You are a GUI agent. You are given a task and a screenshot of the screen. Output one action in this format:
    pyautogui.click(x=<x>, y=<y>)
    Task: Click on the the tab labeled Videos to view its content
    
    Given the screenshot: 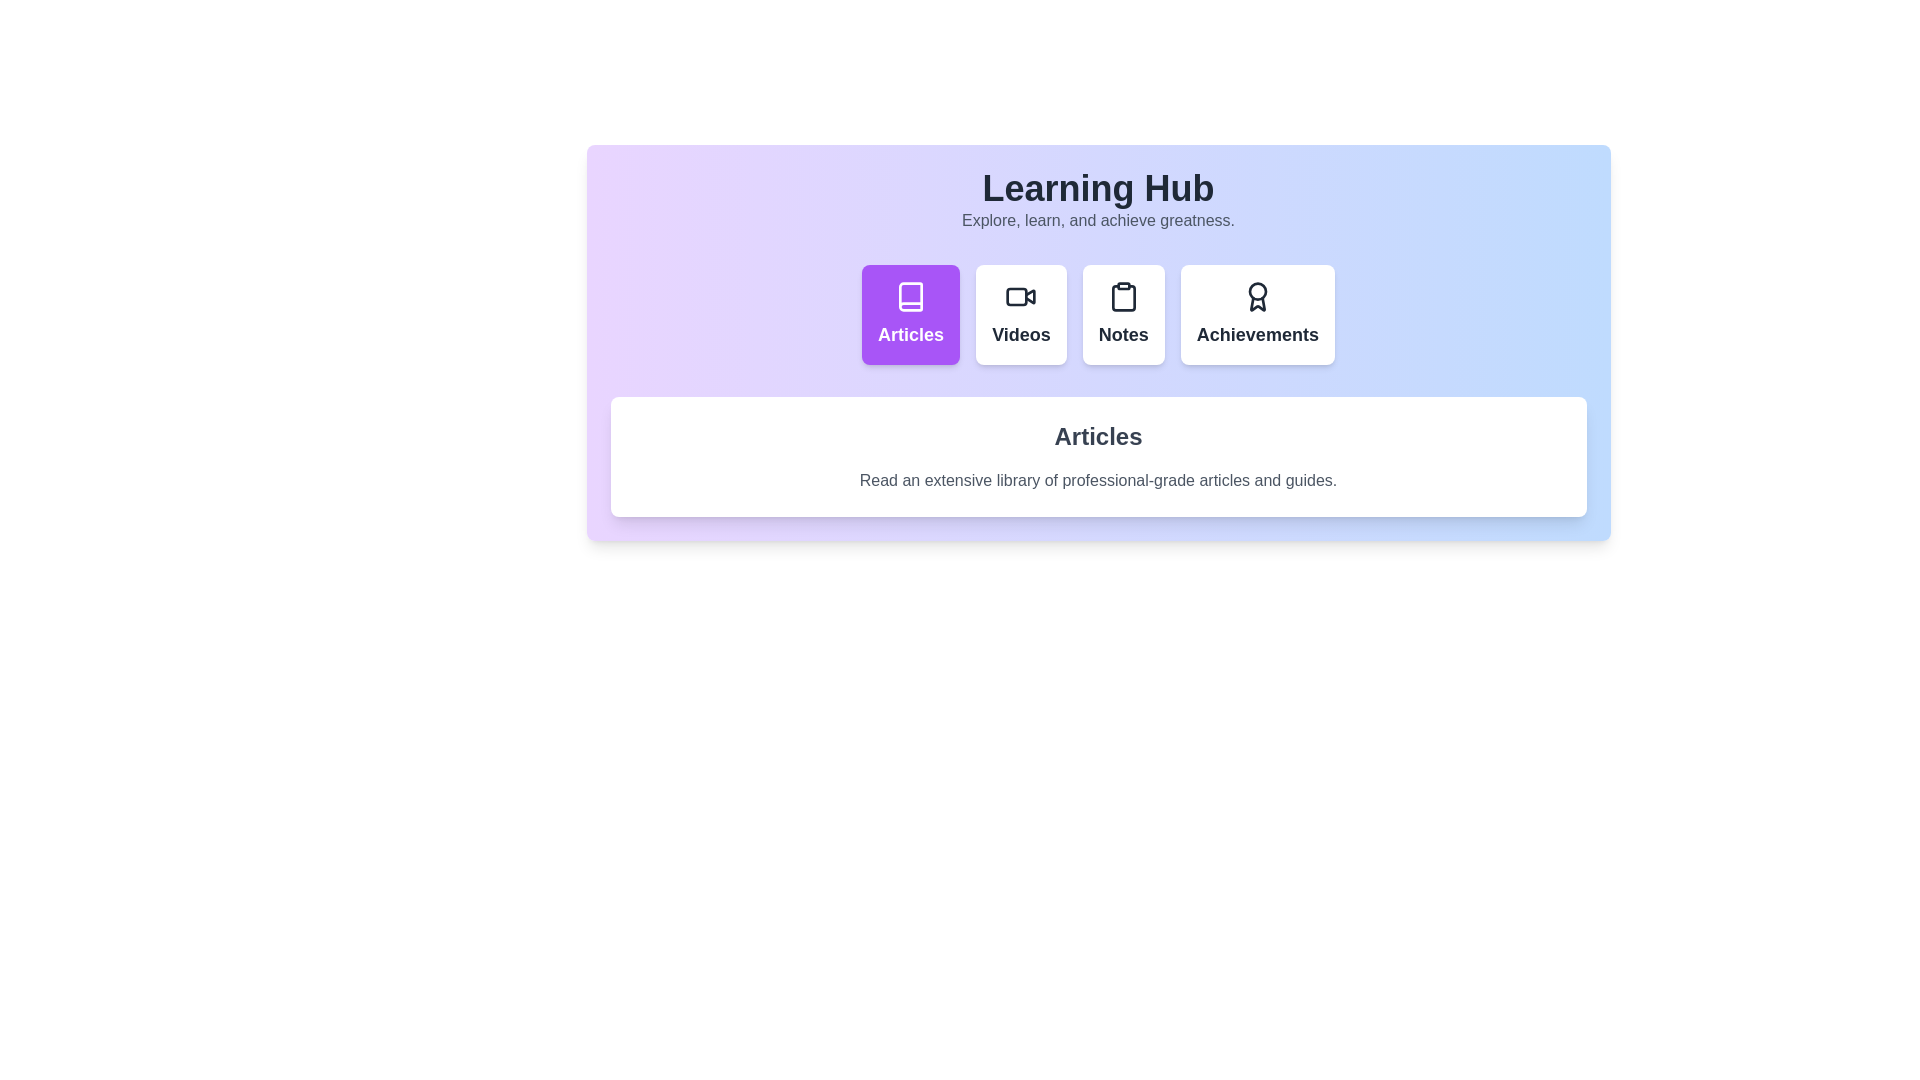 What is the action you would take?
    pyautogui.click(x=1021, y=315)
    